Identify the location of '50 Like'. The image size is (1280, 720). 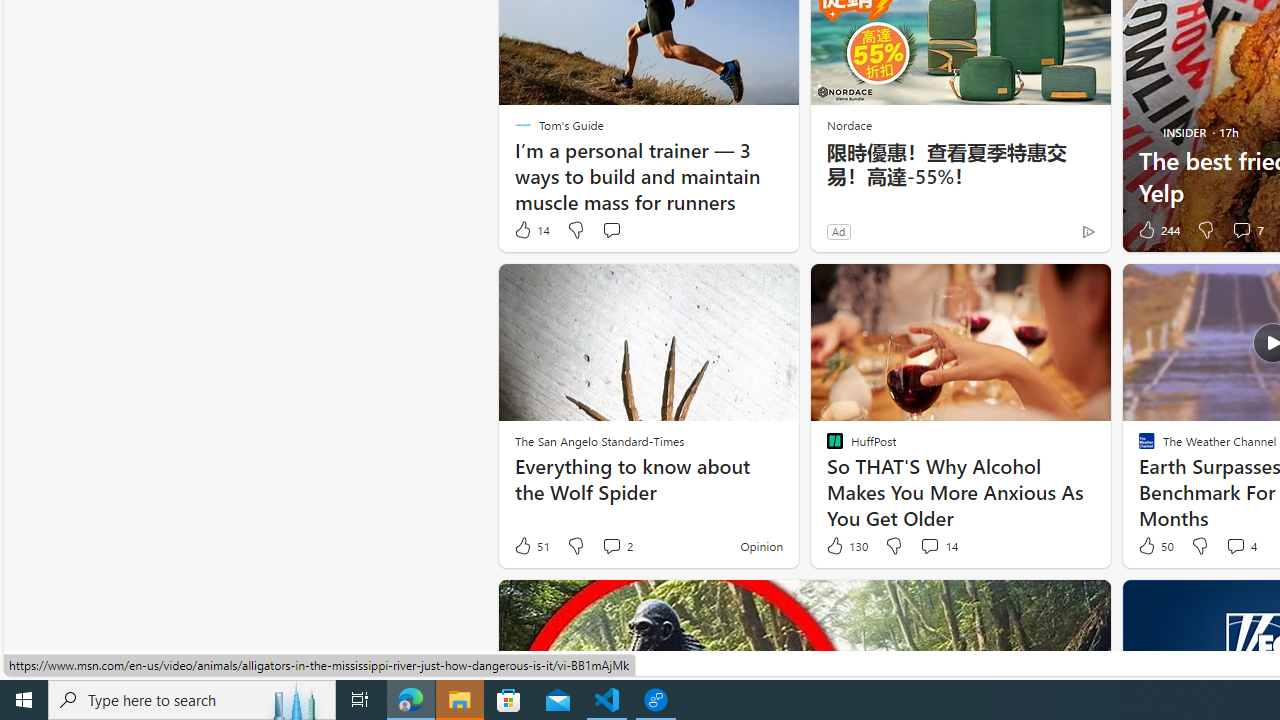
(1154, 546).